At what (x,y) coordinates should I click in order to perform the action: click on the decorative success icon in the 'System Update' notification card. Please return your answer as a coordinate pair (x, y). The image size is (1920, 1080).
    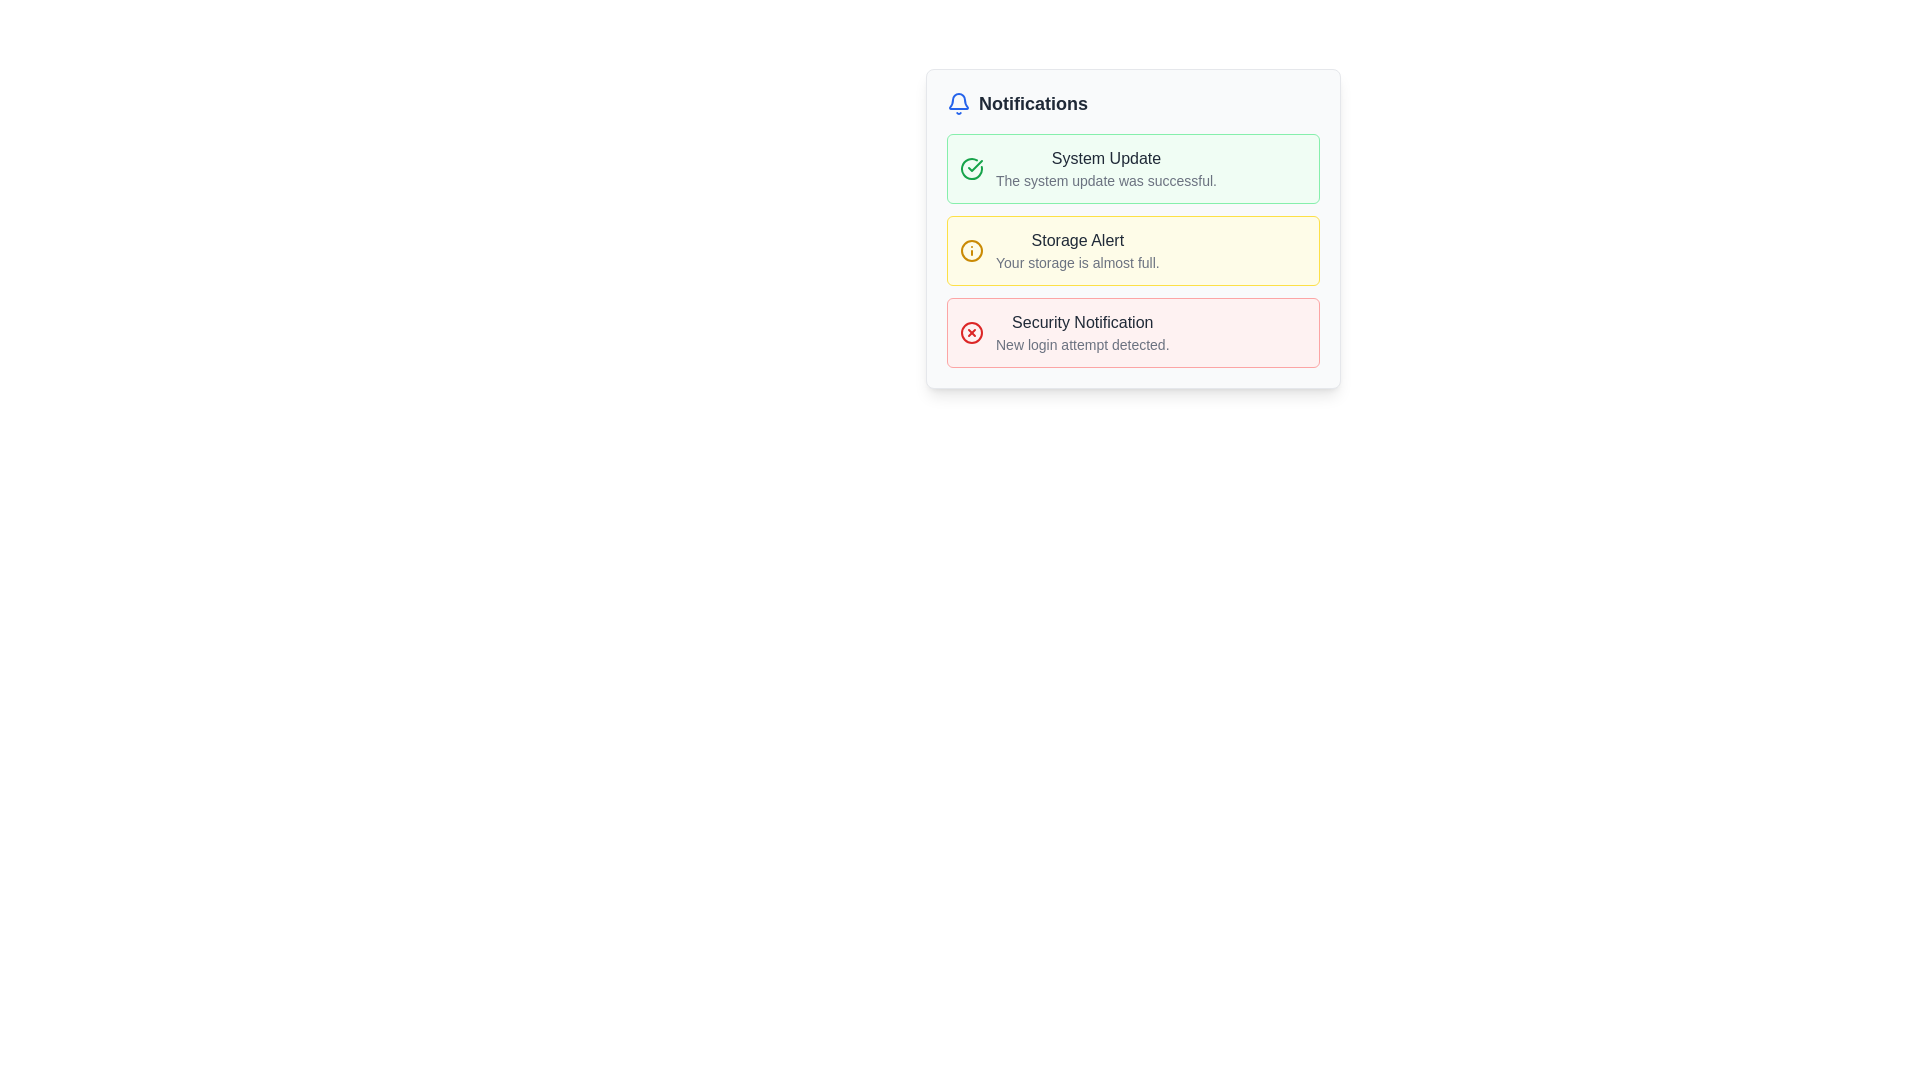
    Looking at the image, I should click on (971, 167).